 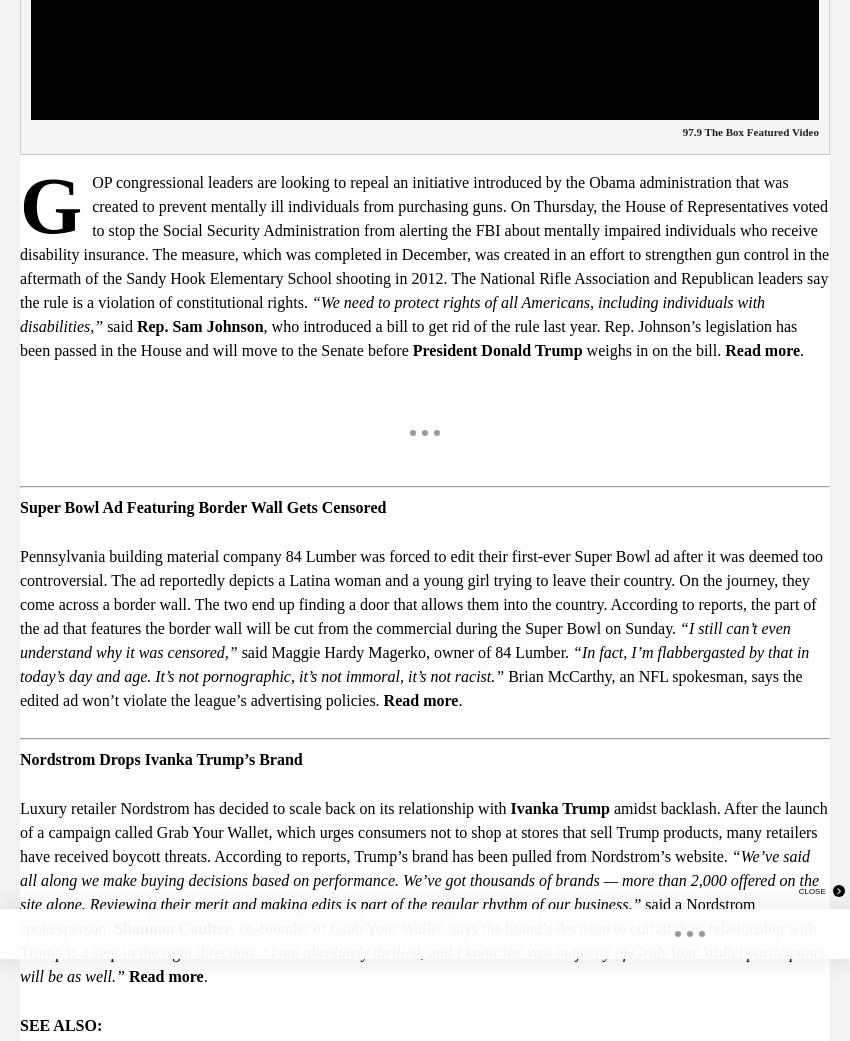 I want to click on 'President Donald Trump', so click(x=496, y=349).